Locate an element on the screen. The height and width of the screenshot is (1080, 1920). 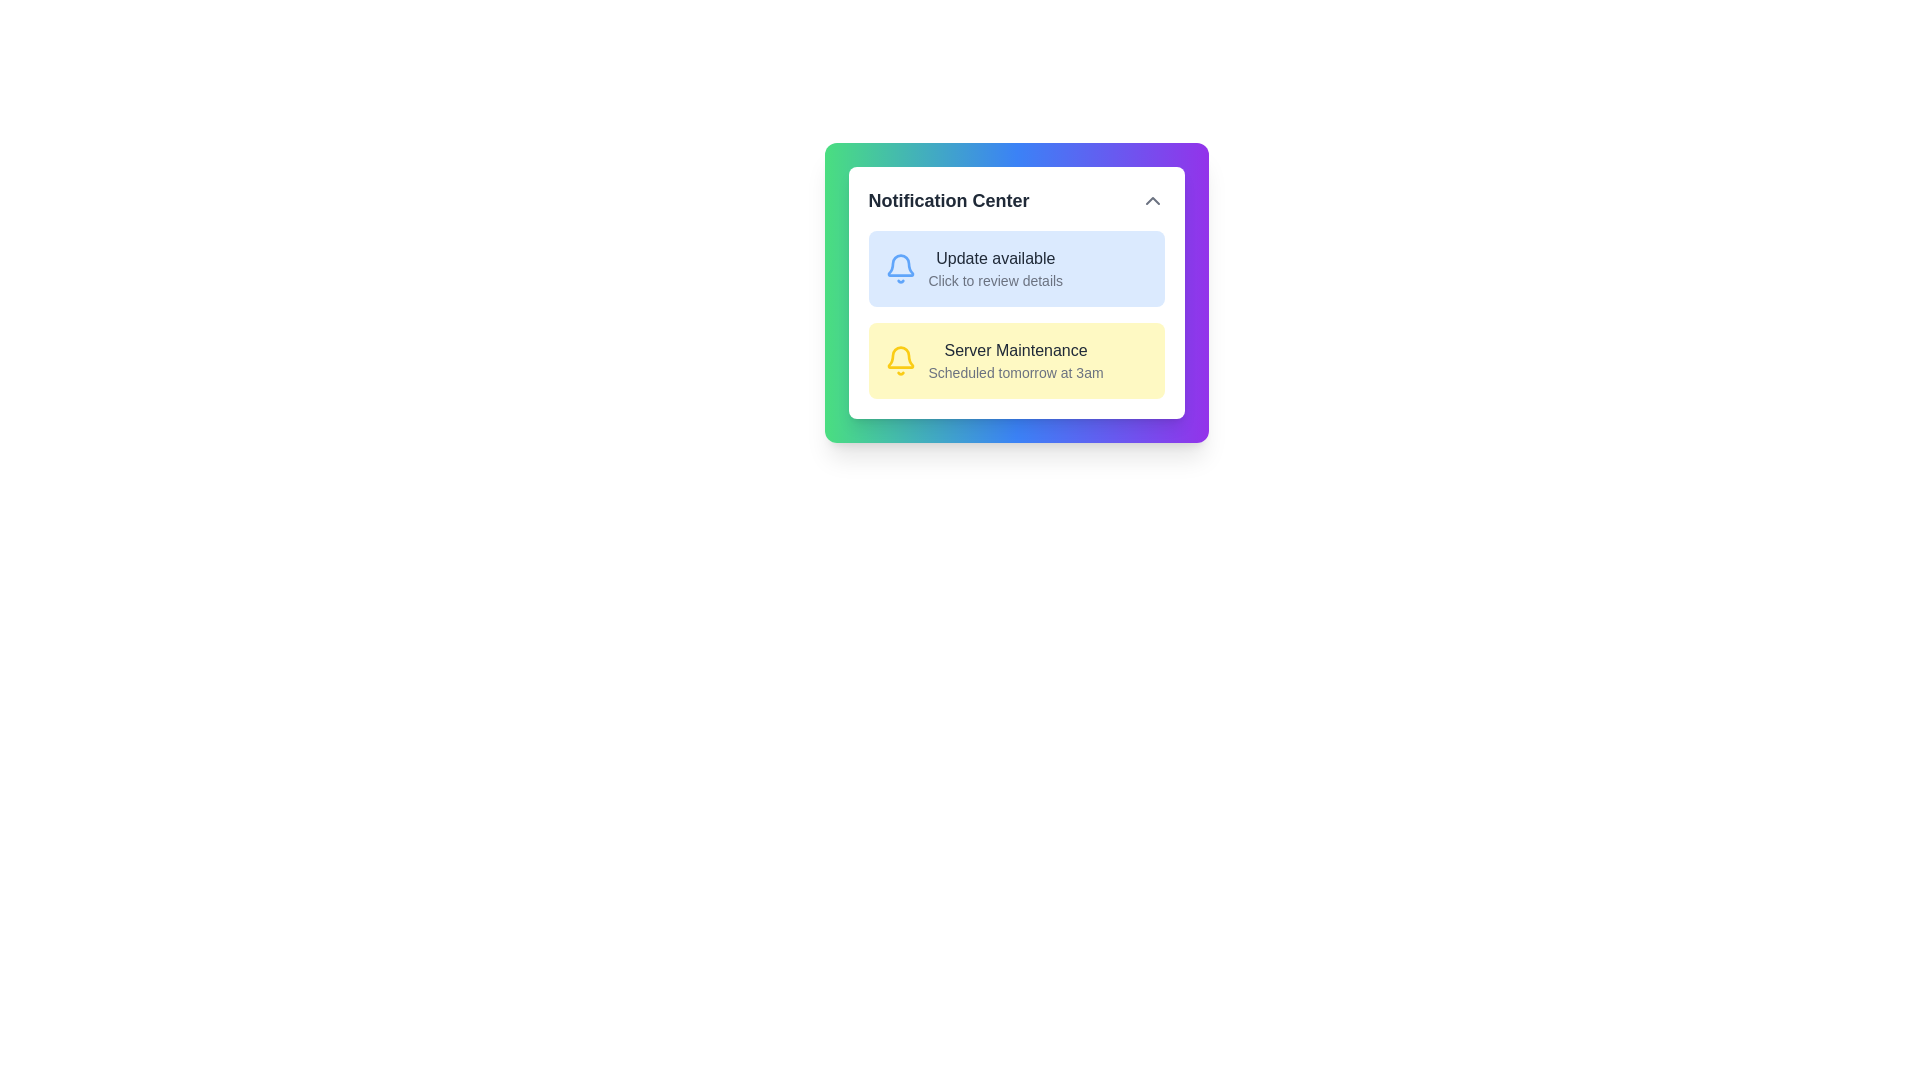
the static informational text displaying the scheduled server maintenance notice, which is located in the lower section of the notification with a yellow background and rounded corners is located at coordinates (1016, 361).